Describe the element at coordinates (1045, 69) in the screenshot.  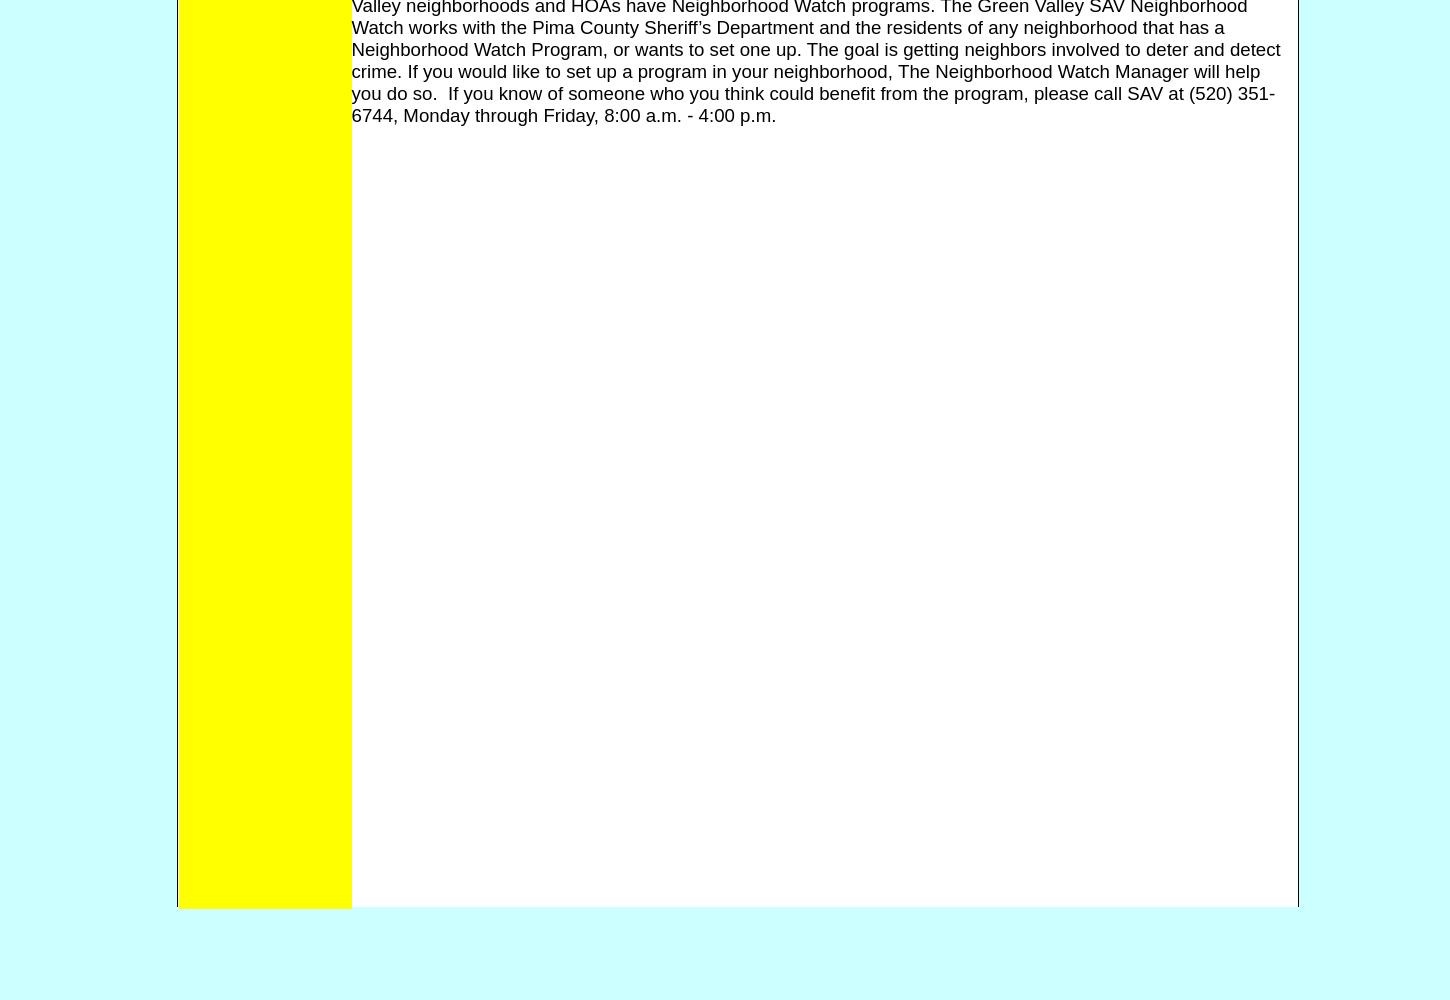
I see `'The Neighborhood Watch Manager'` at that location.